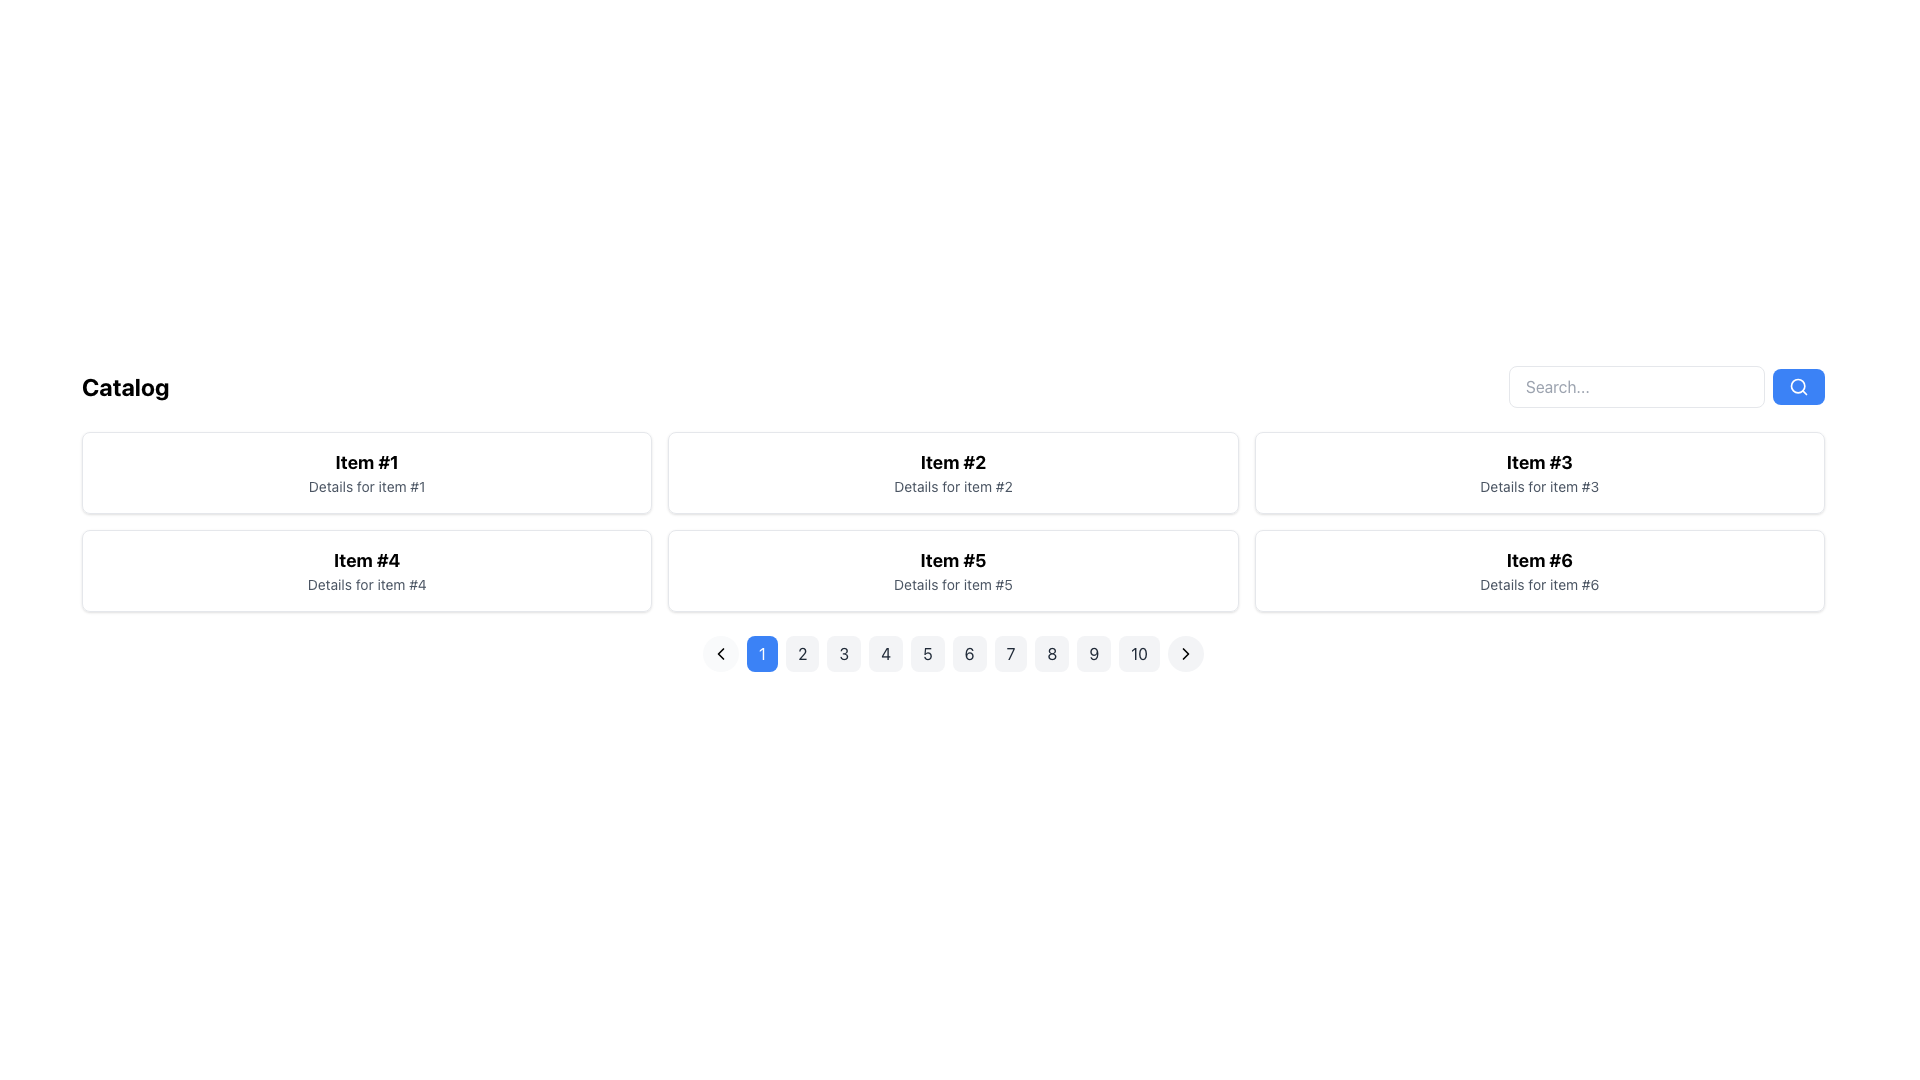 The image size is (1920, 1080). Describe the element at coordinates (844, 654) in the screenshot. I see `the rounded rectangular button with a light gray background and dark gray text displaying the number '3', which is located in the pagination bar below the item list` at that location.